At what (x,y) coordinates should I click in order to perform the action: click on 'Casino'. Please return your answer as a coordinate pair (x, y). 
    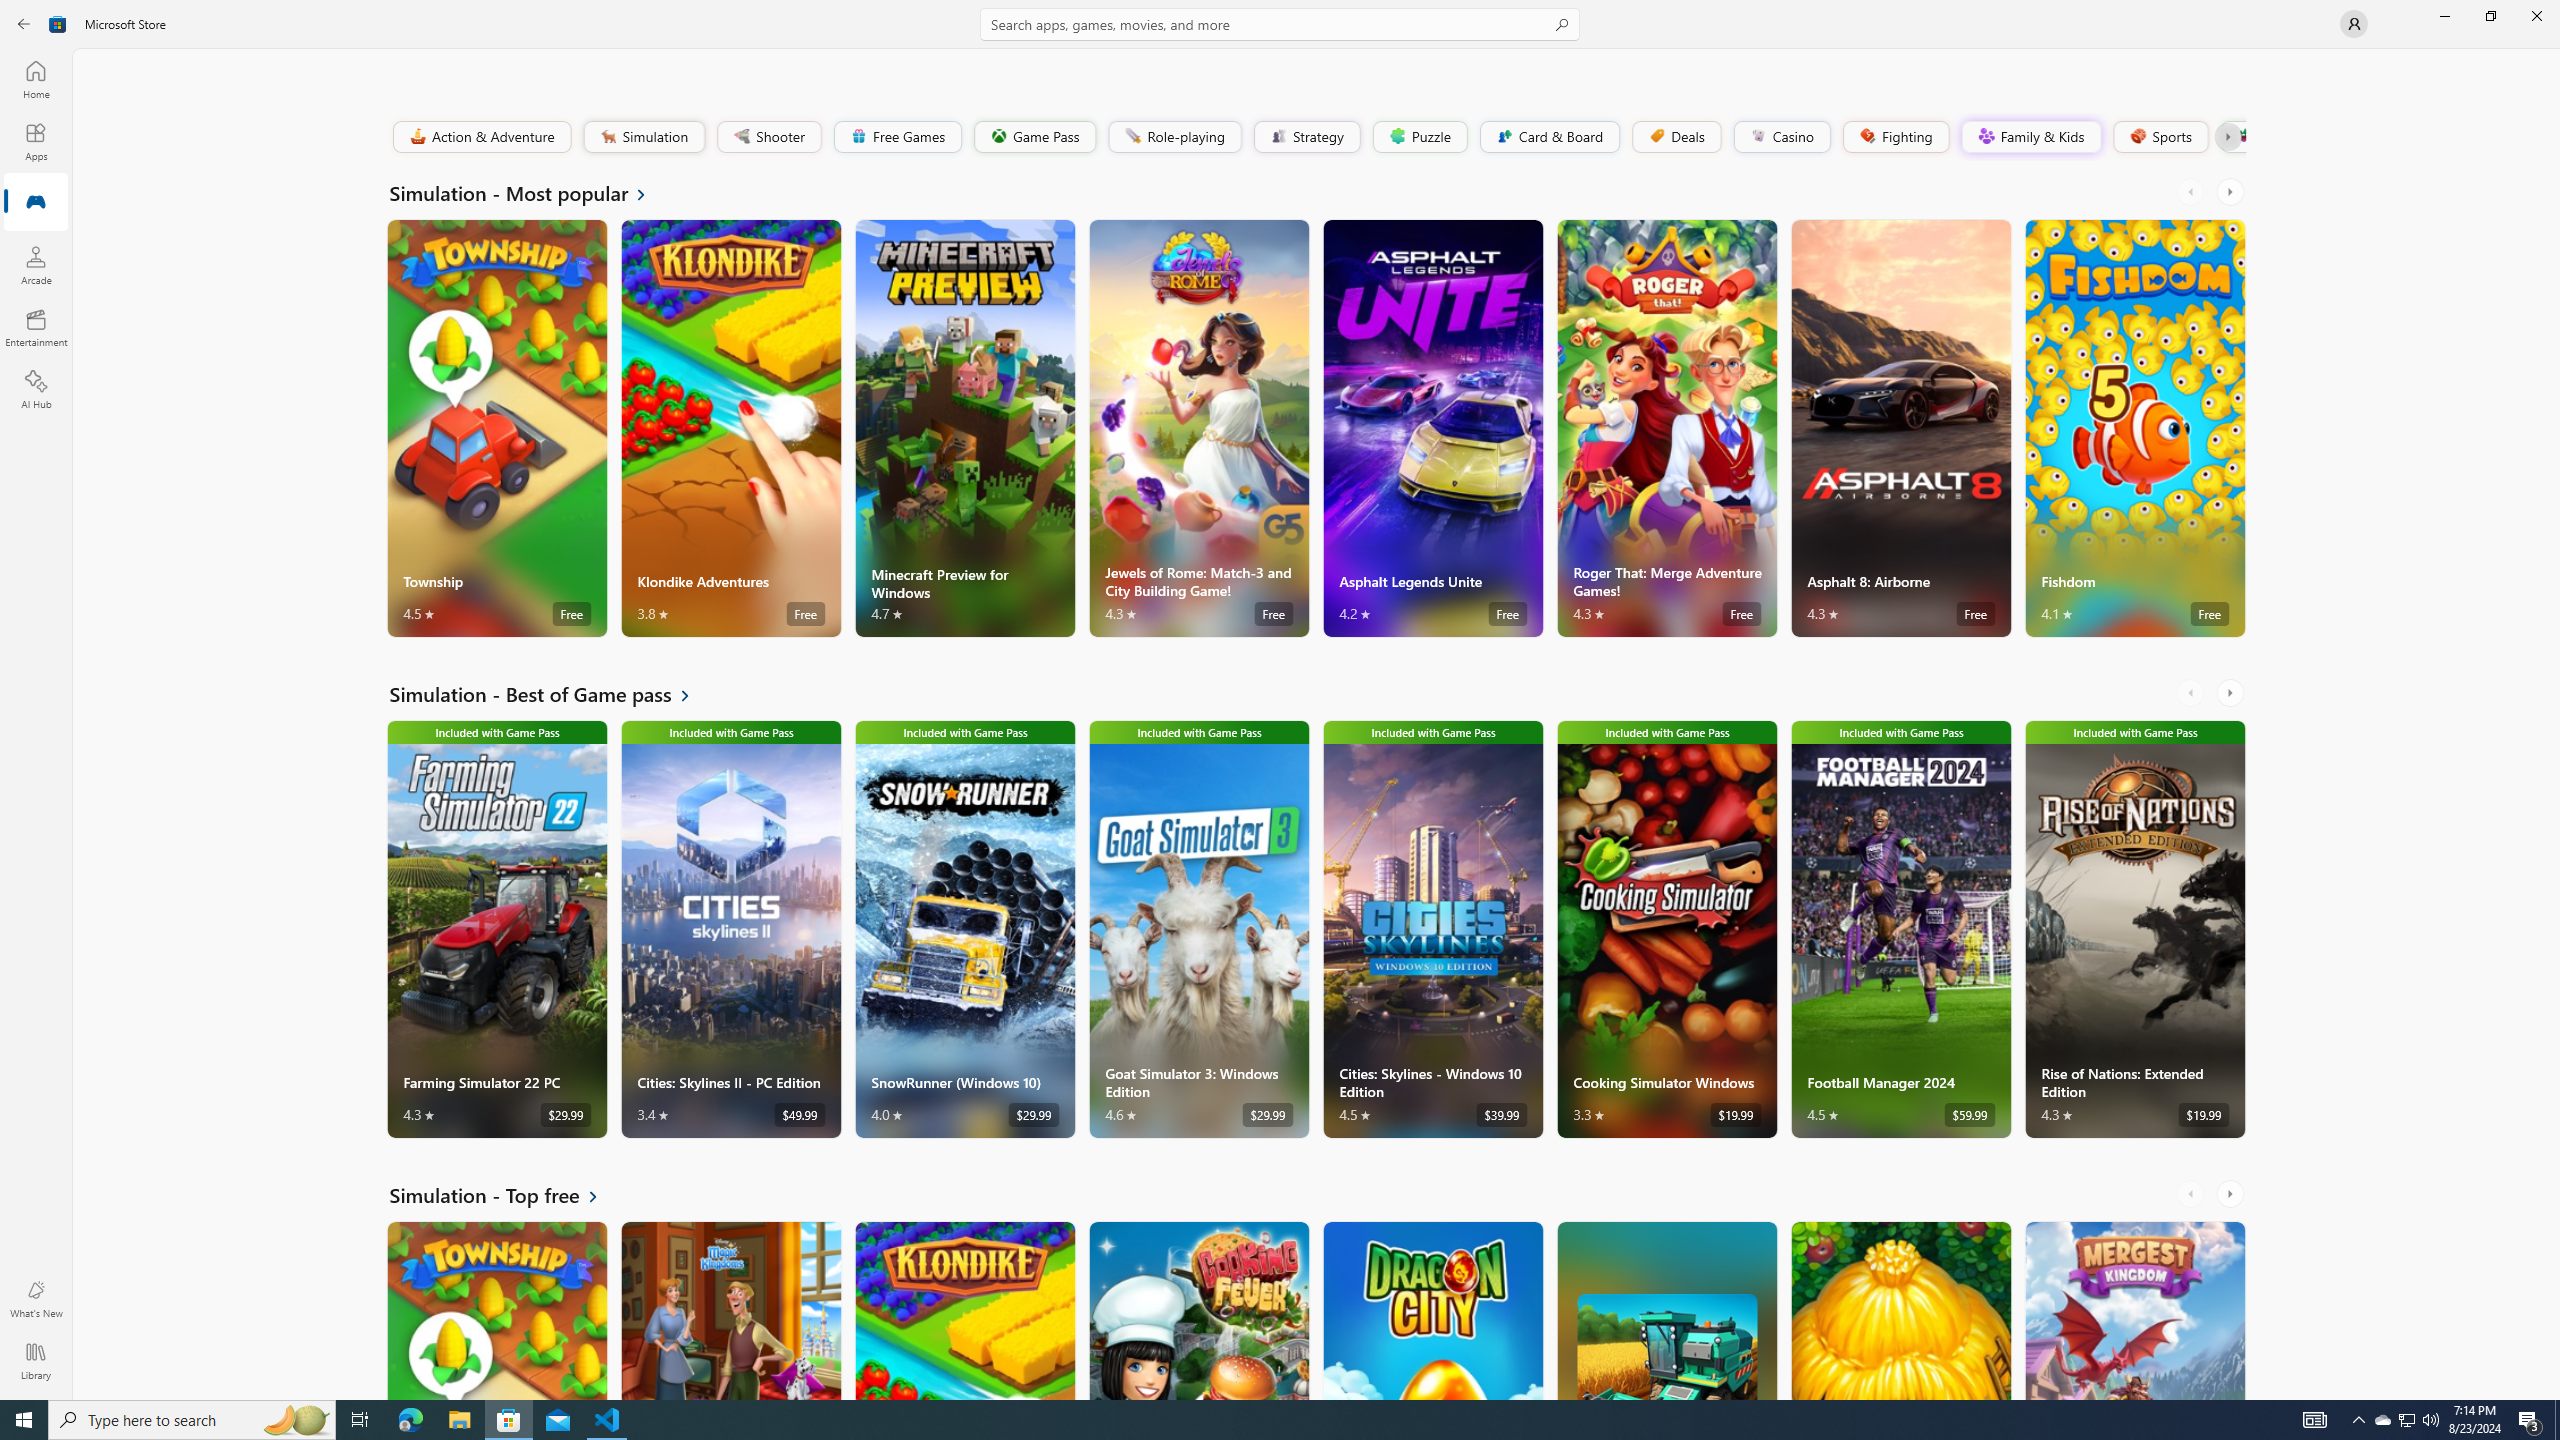
    Looking at the image, I should click on (1781, 135).